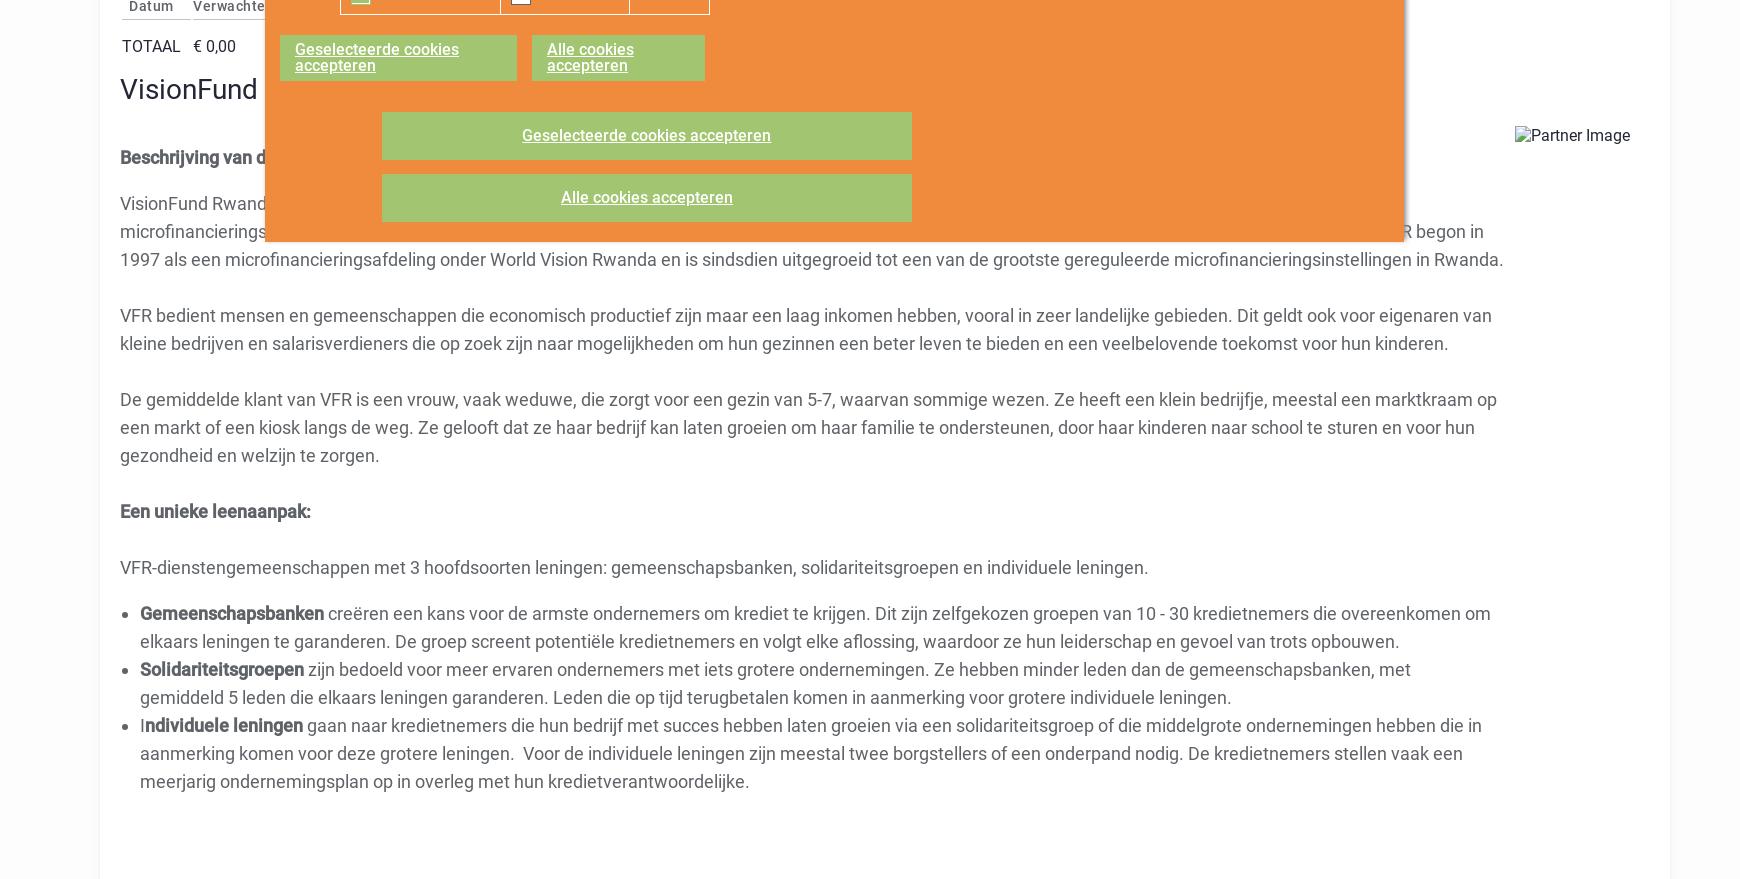 The width and height of the screenshot is (1740, 879). Describe the element at coordinates (119, 327) in the screenshot. I see `'VFR bedient mensen en gemeenschappen die economisch productief zijn maar een laag inkomen hebben, vooral in zeer landelijke gebieden. Dit geldt ook voor eigenaren van kleine bedrijven en salarisverdieners die op zoek zijn naar mogelijkheden om hun gezinnen een beter leven te bieden en een veelbelovende toekomst voor hun kinderen.'` at that location.